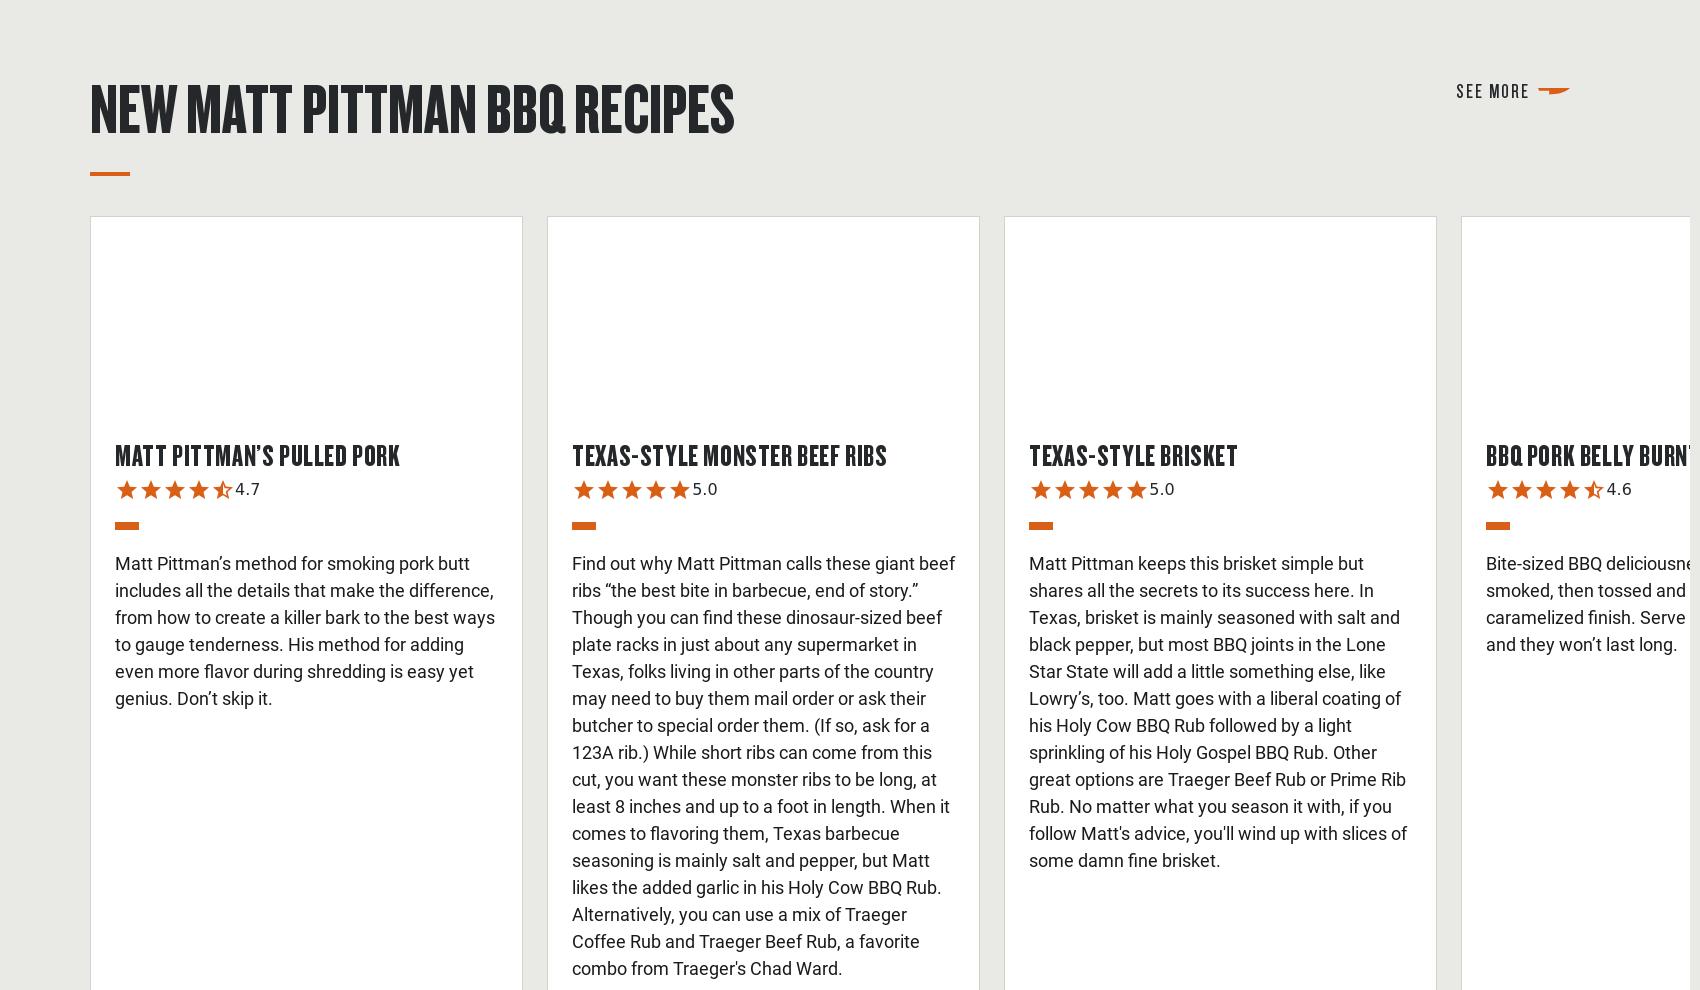 Image resolution: width=1700 pixels, height=990 pixels. I want to click on 'Matt Pittman keeps this brisket simple but shares all the secrets to its success here. In Texas, brisket is mainly seasoned with salt and black pepper, but most BBQ joints in the Lone Star State will add a little something else, like Lowry’s, too. Matt goes with a liberal coating of his Holy Cow BBQ Rub followed by a light sprinkling of his Holy Gospel BBQ Rub. Other great options are Traeger Beef Rub or Prime Rib Rub. No matter what you season it with, if you follow Matt's advice, you'll wind up with slices of some damn fine brisket.', so click(1217, 710).